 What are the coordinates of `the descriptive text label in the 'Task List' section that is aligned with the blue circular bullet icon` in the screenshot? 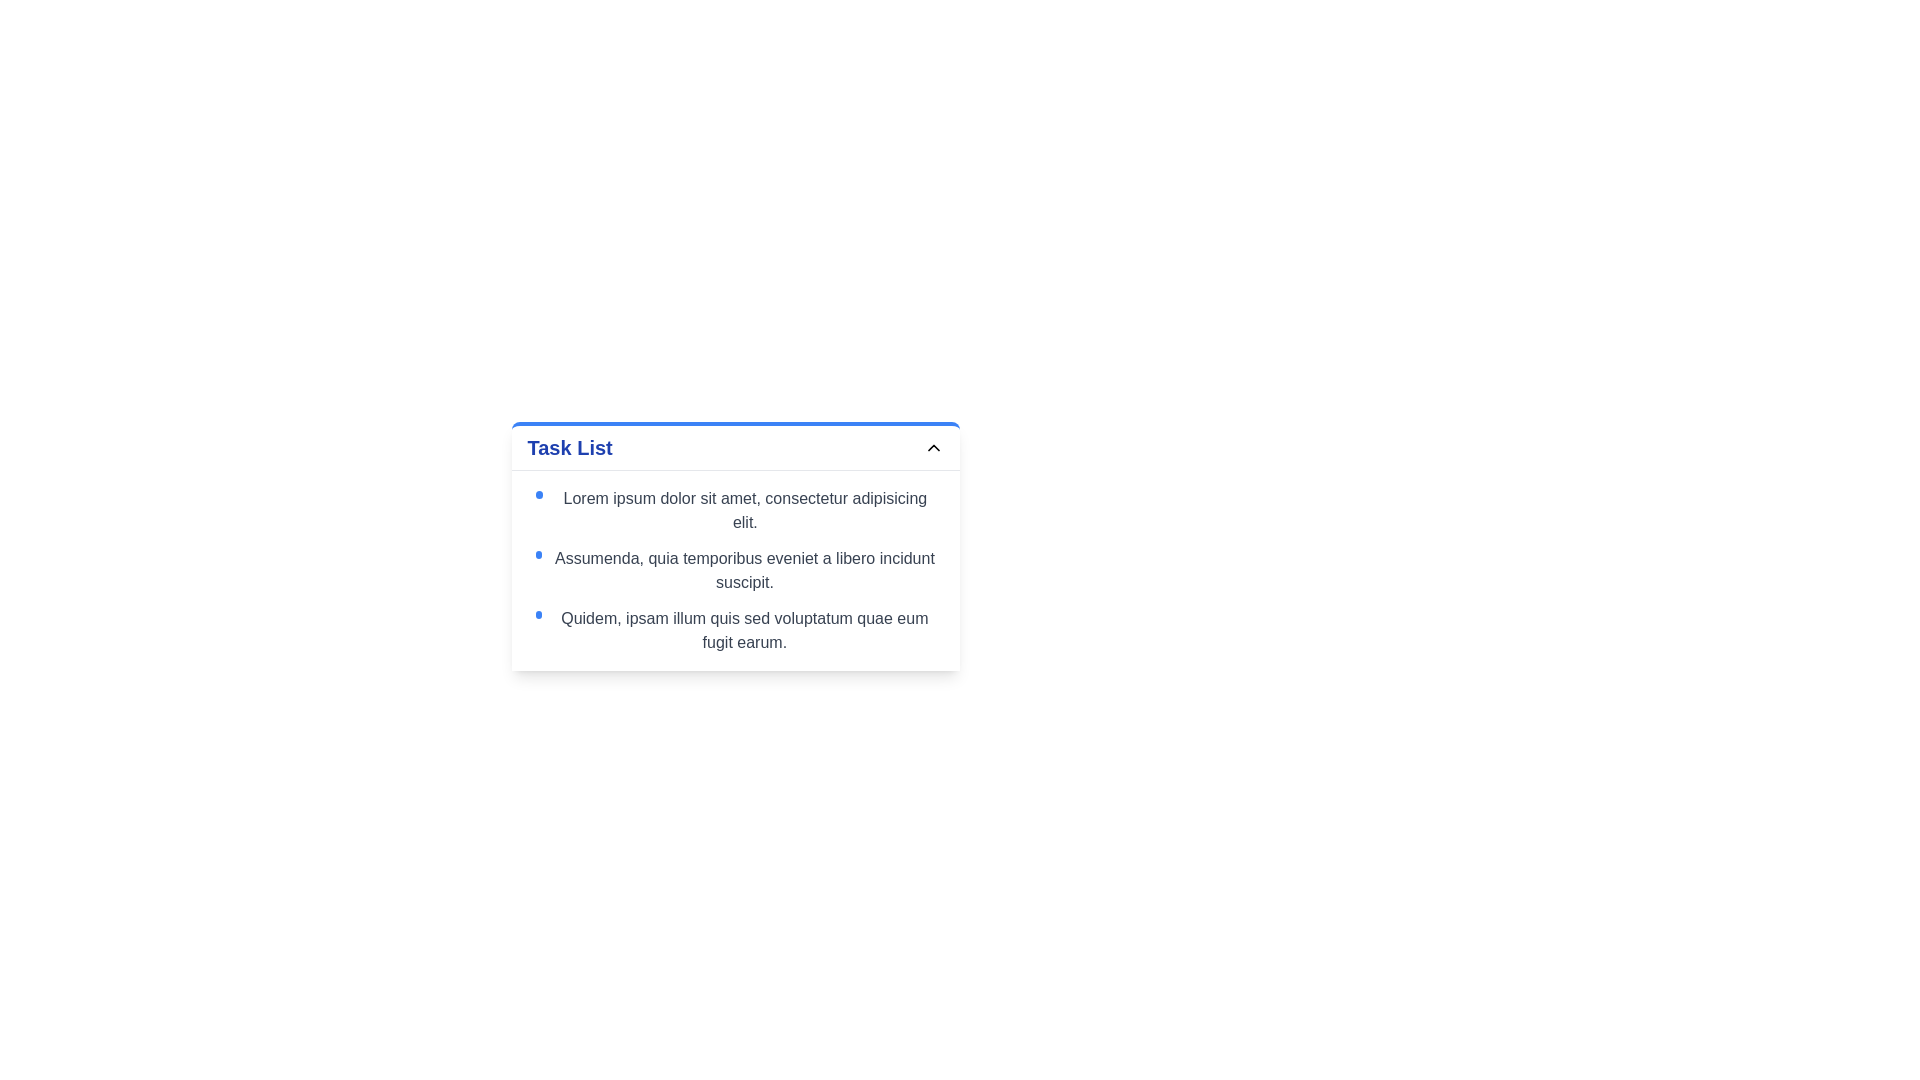 It's located at (744, 509).